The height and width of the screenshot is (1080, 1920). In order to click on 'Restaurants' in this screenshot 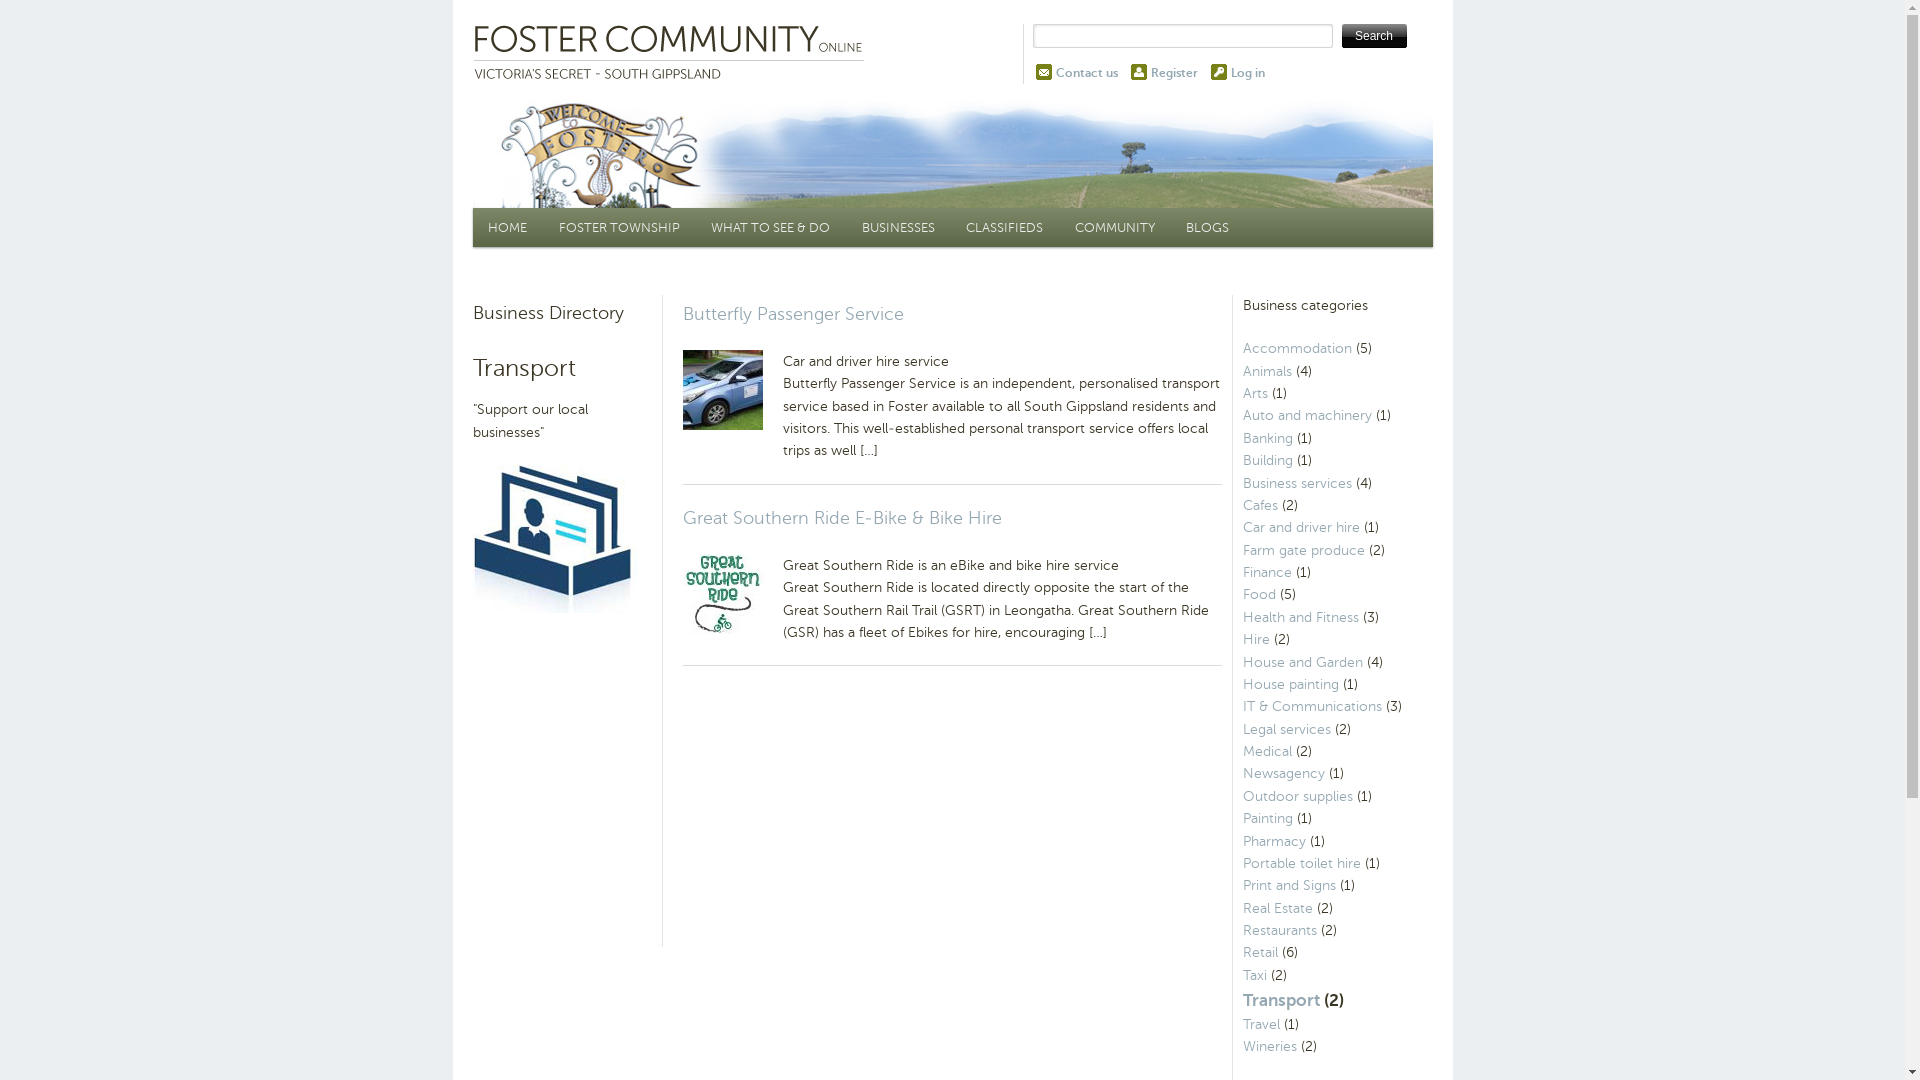, I will do `click(1241, 930)`.